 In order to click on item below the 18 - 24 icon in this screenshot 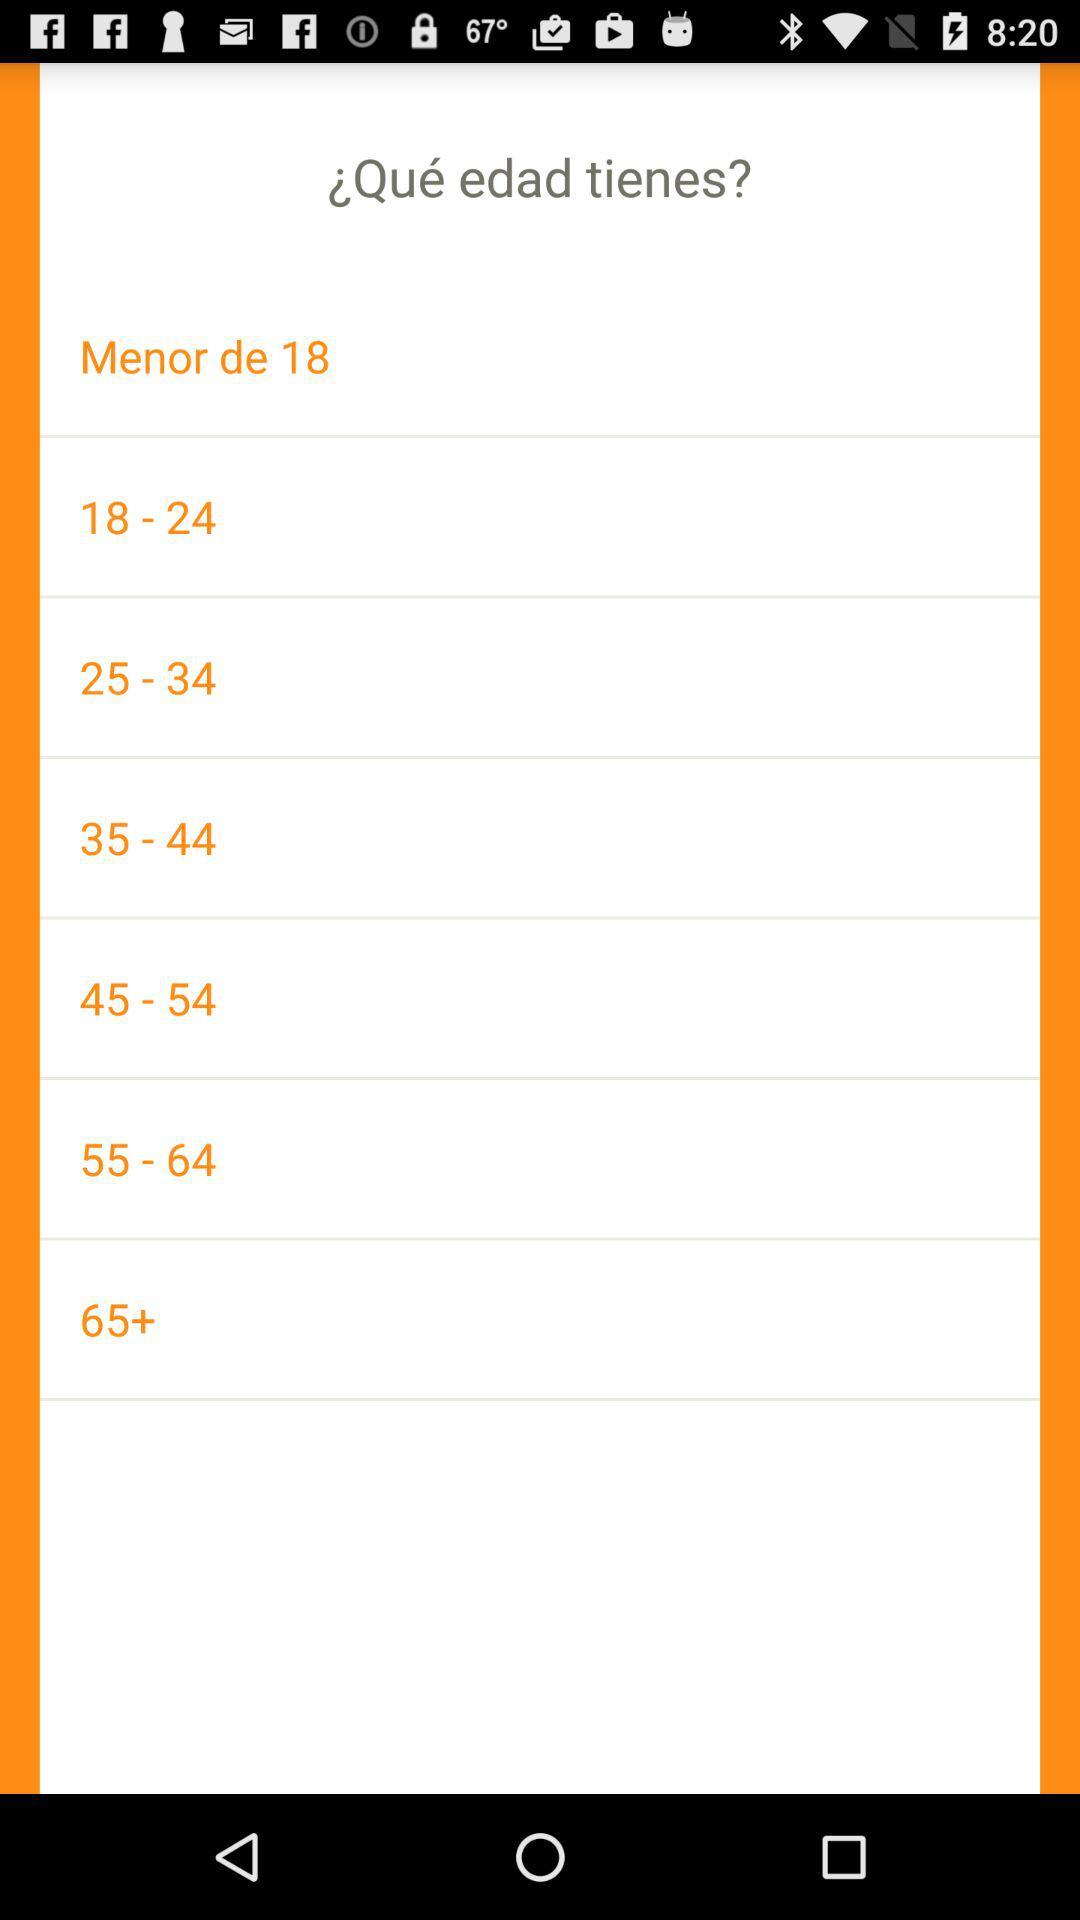, I will do `click(540, 677)`.